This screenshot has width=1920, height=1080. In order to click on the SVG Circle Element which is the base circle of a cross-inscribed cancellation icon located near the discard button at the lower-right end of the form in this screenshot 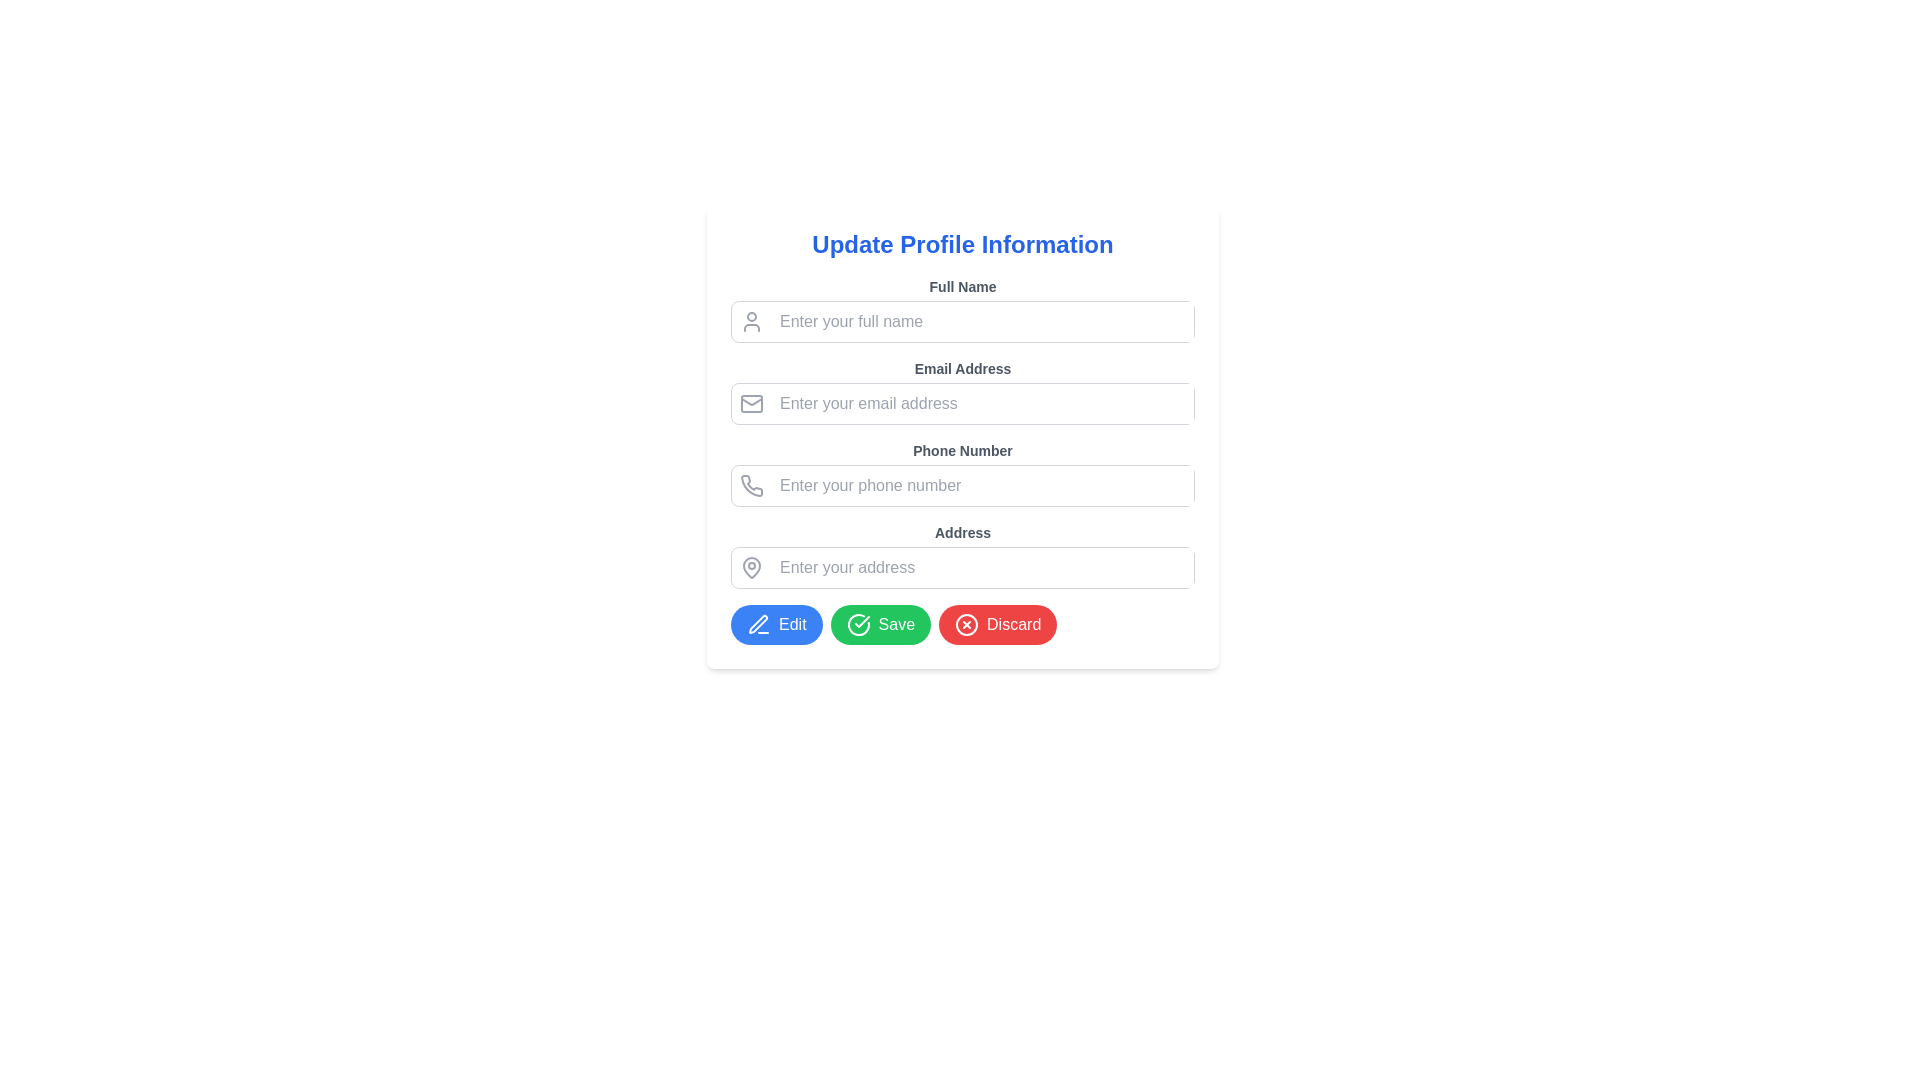, I will do `click(967, 623)`.